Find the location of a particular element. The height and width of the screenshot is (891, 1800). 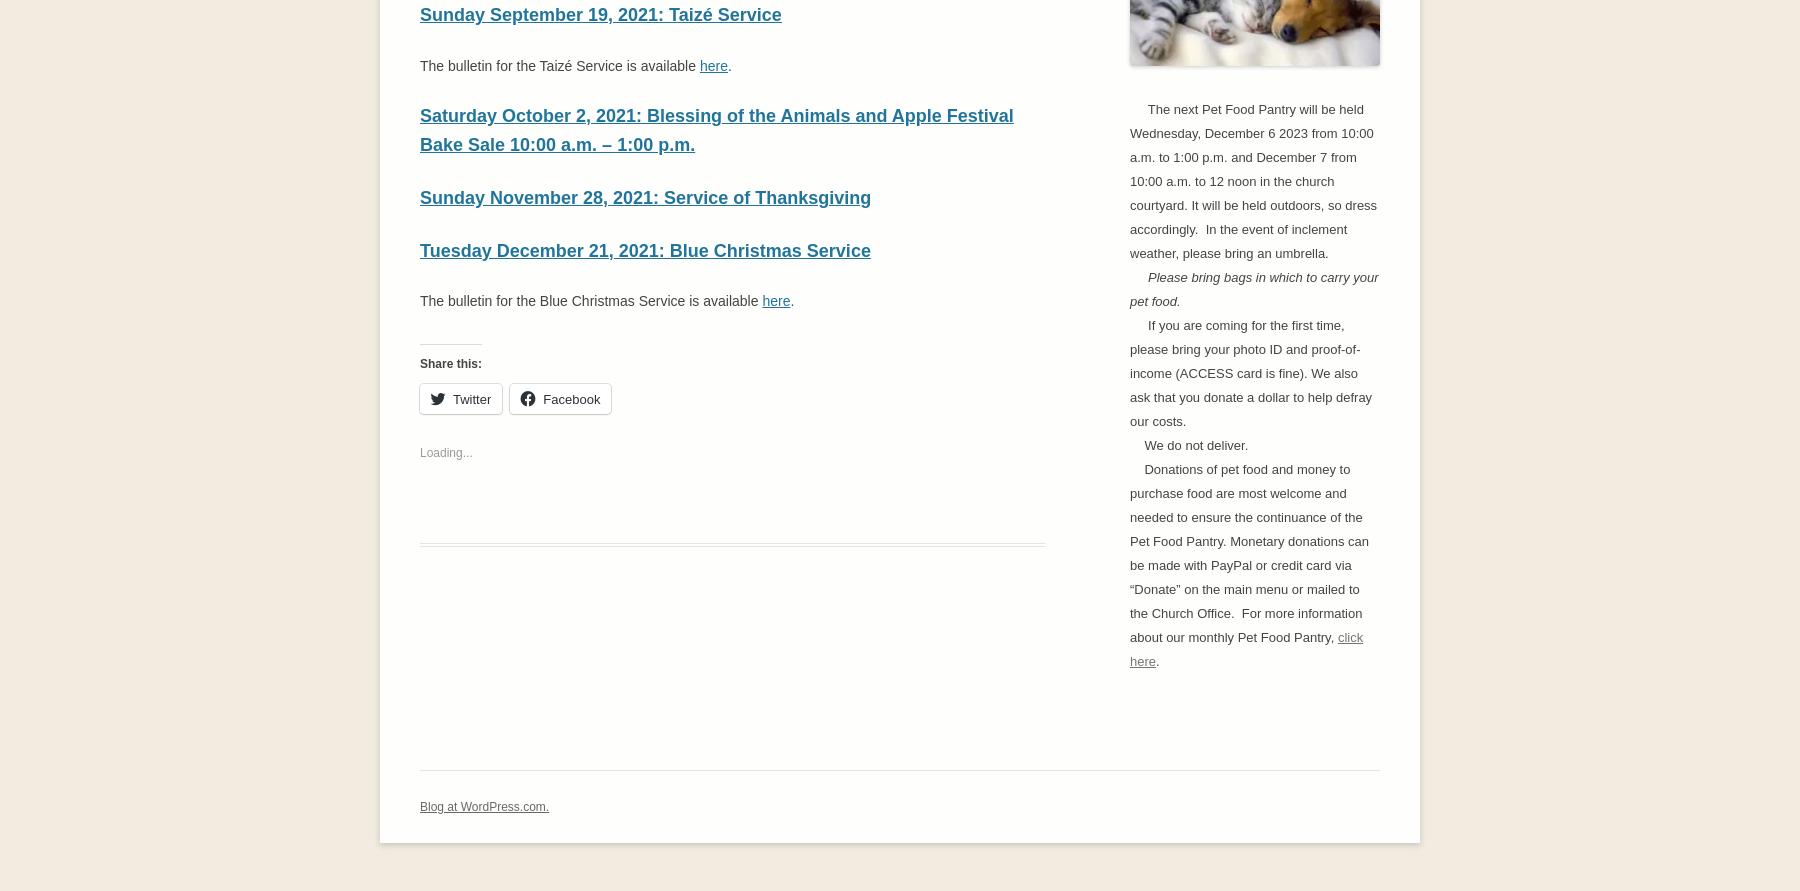

'If you are coming for the first time, please bring your photo ID and proof-of-income (ACCESS card is fine). We also ask that you donate a dollar to help defray our costs.' is located at coordinates (1251, 372).